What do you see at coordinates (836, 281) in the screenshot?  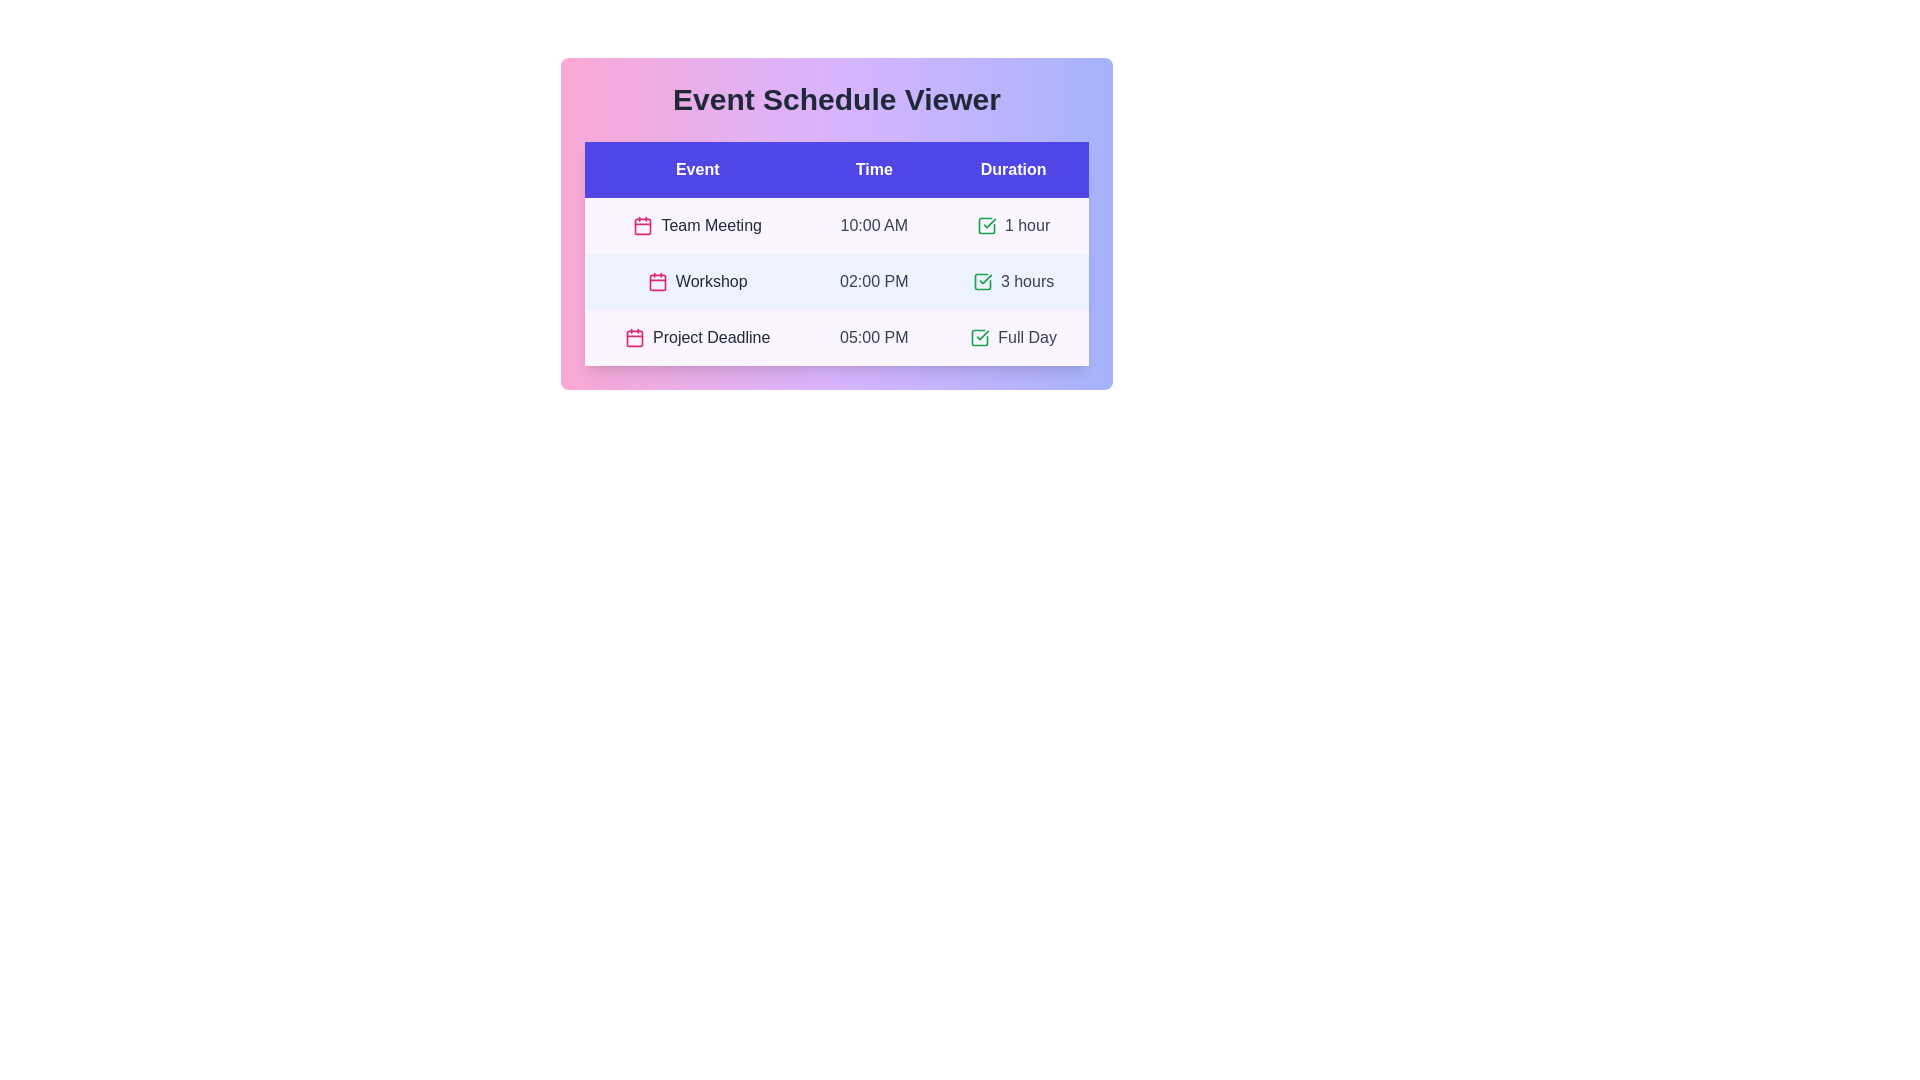 I see `the row corresponding to Workshop` at bounding box center [836, 281].